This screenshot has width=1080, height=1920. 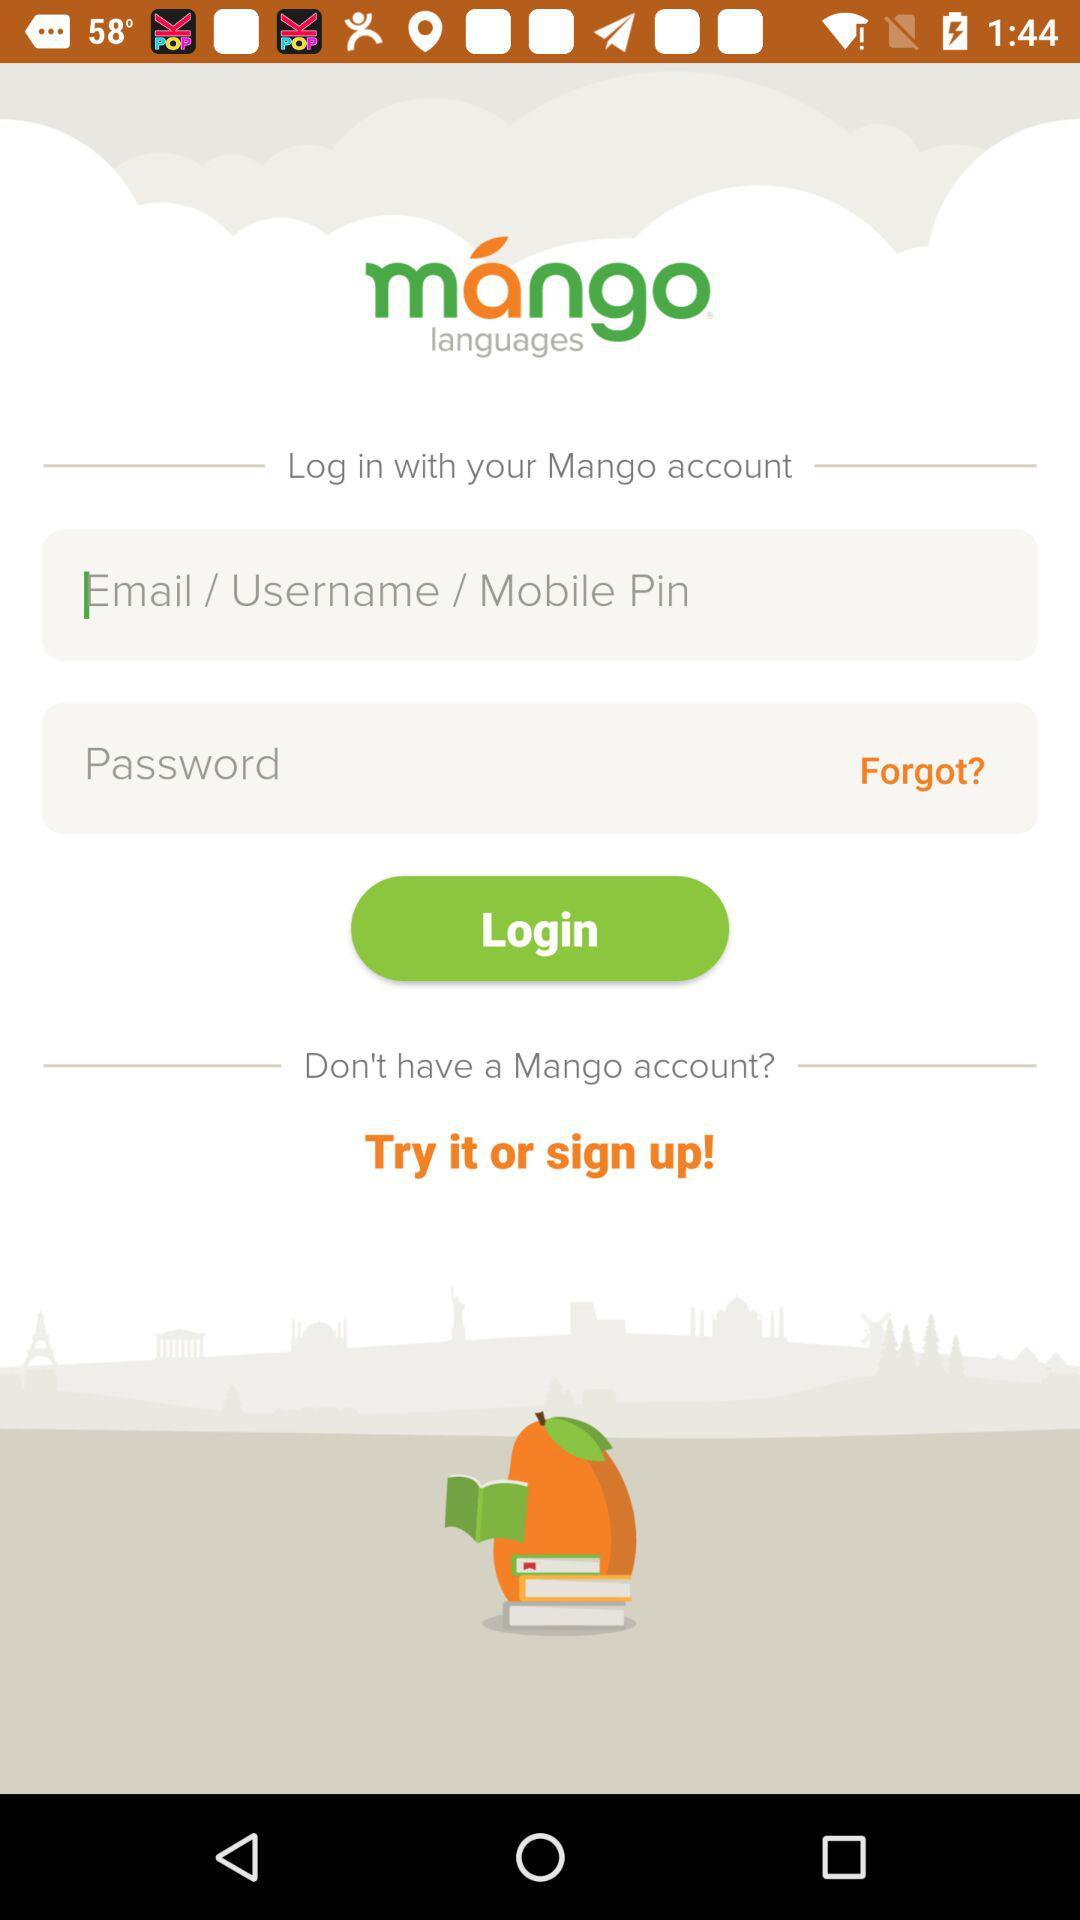 I want to click on information, so click(x=540, y=594).